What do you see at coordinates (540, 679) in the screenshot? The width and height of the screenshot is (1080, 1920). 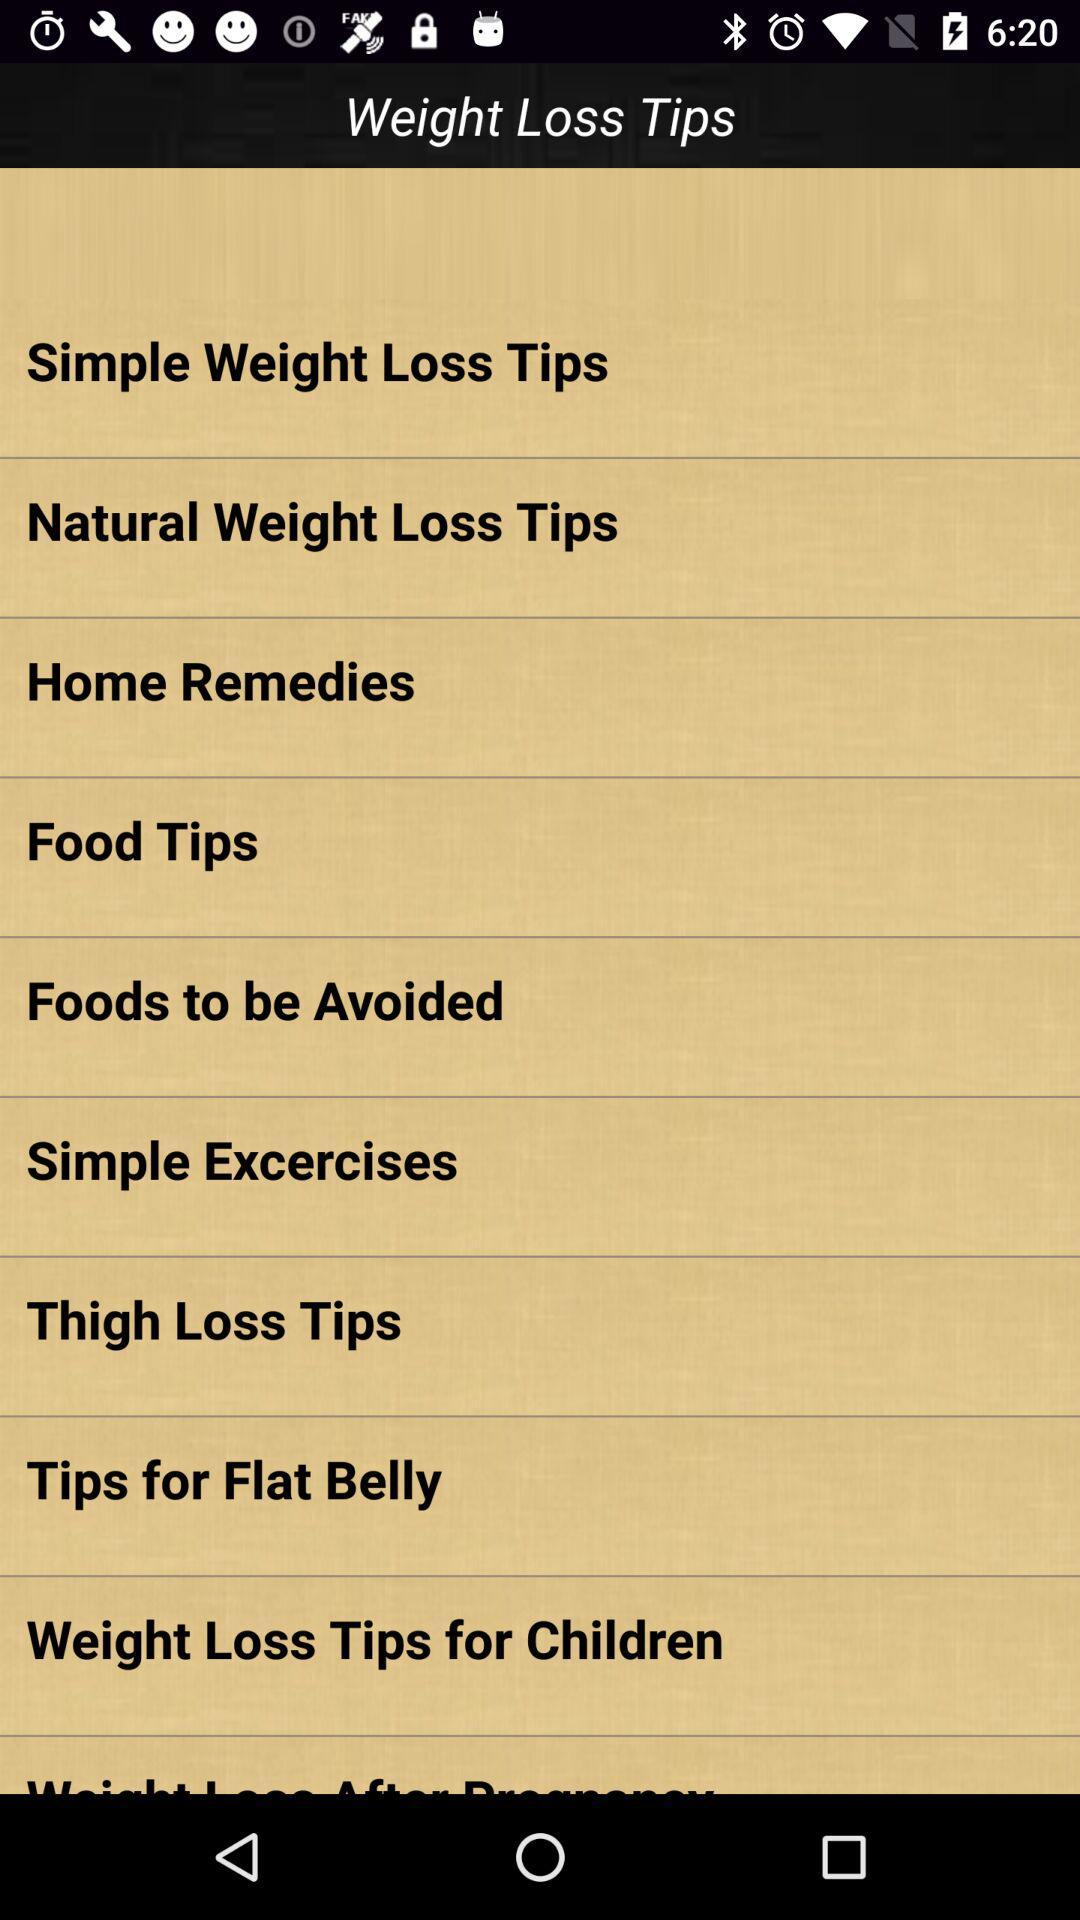 I see `icon above food tips item` at bounding box center [540, 679].